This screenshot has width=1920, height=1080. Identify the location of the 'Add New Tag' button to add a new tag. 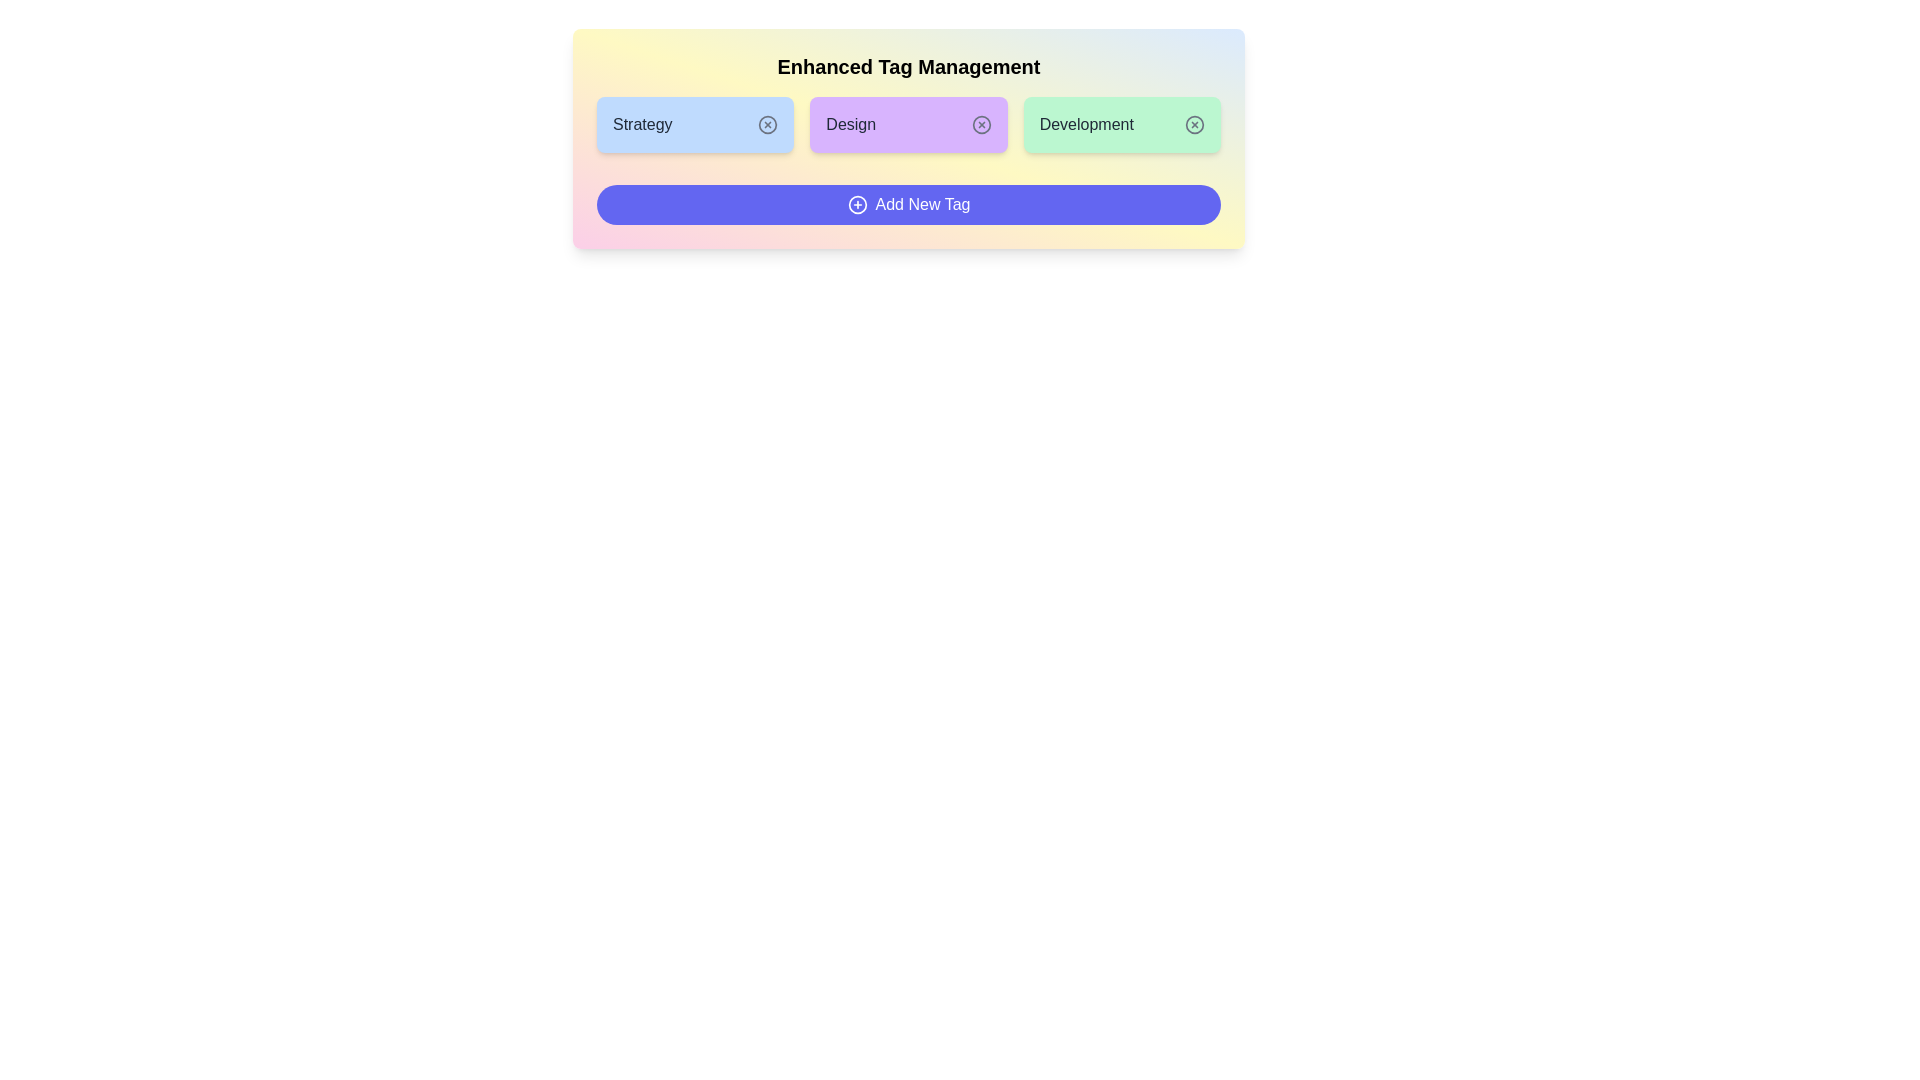
(906, 204).